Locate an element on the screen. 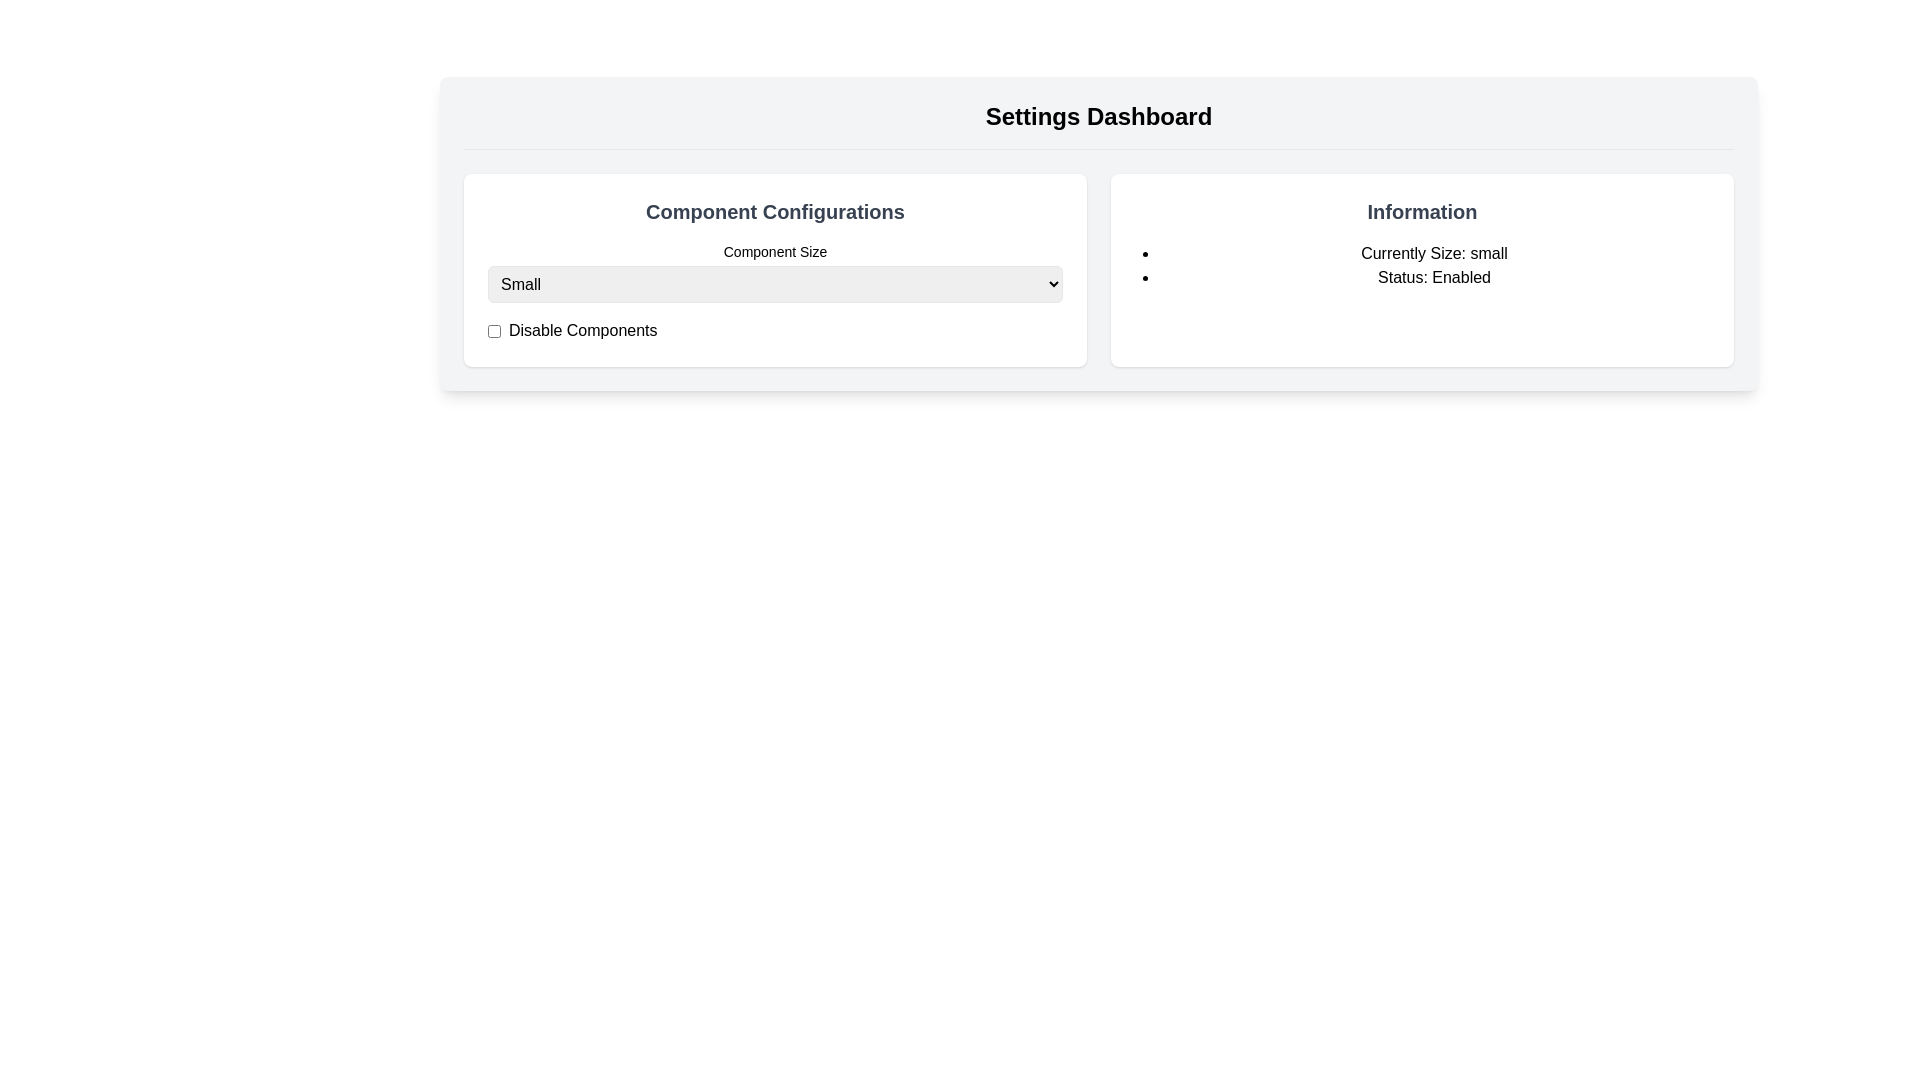  the Dropdown menu located in the left card under the 'Component Configurations' section is located at coordinates (774, 284).